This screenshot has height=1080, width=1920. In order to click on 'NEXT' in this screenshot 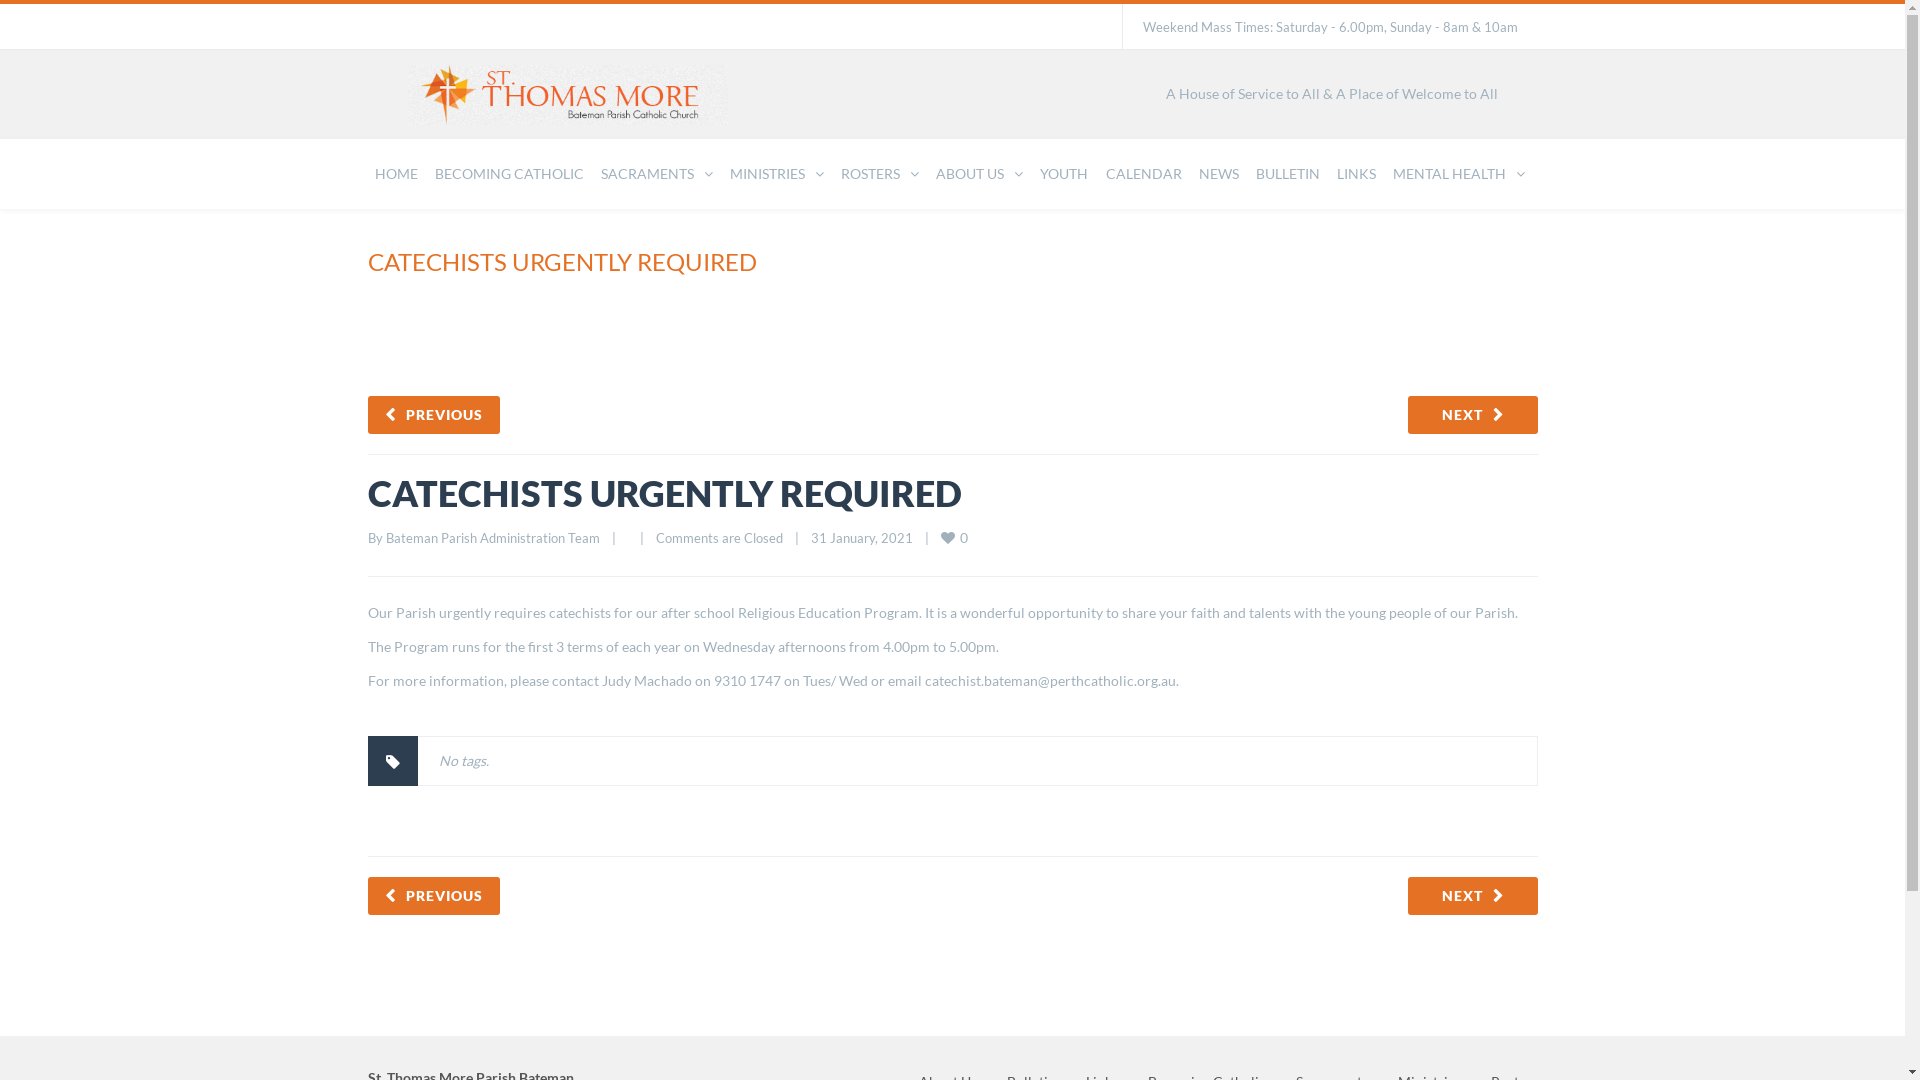, I will do `click(1406, 414)`.